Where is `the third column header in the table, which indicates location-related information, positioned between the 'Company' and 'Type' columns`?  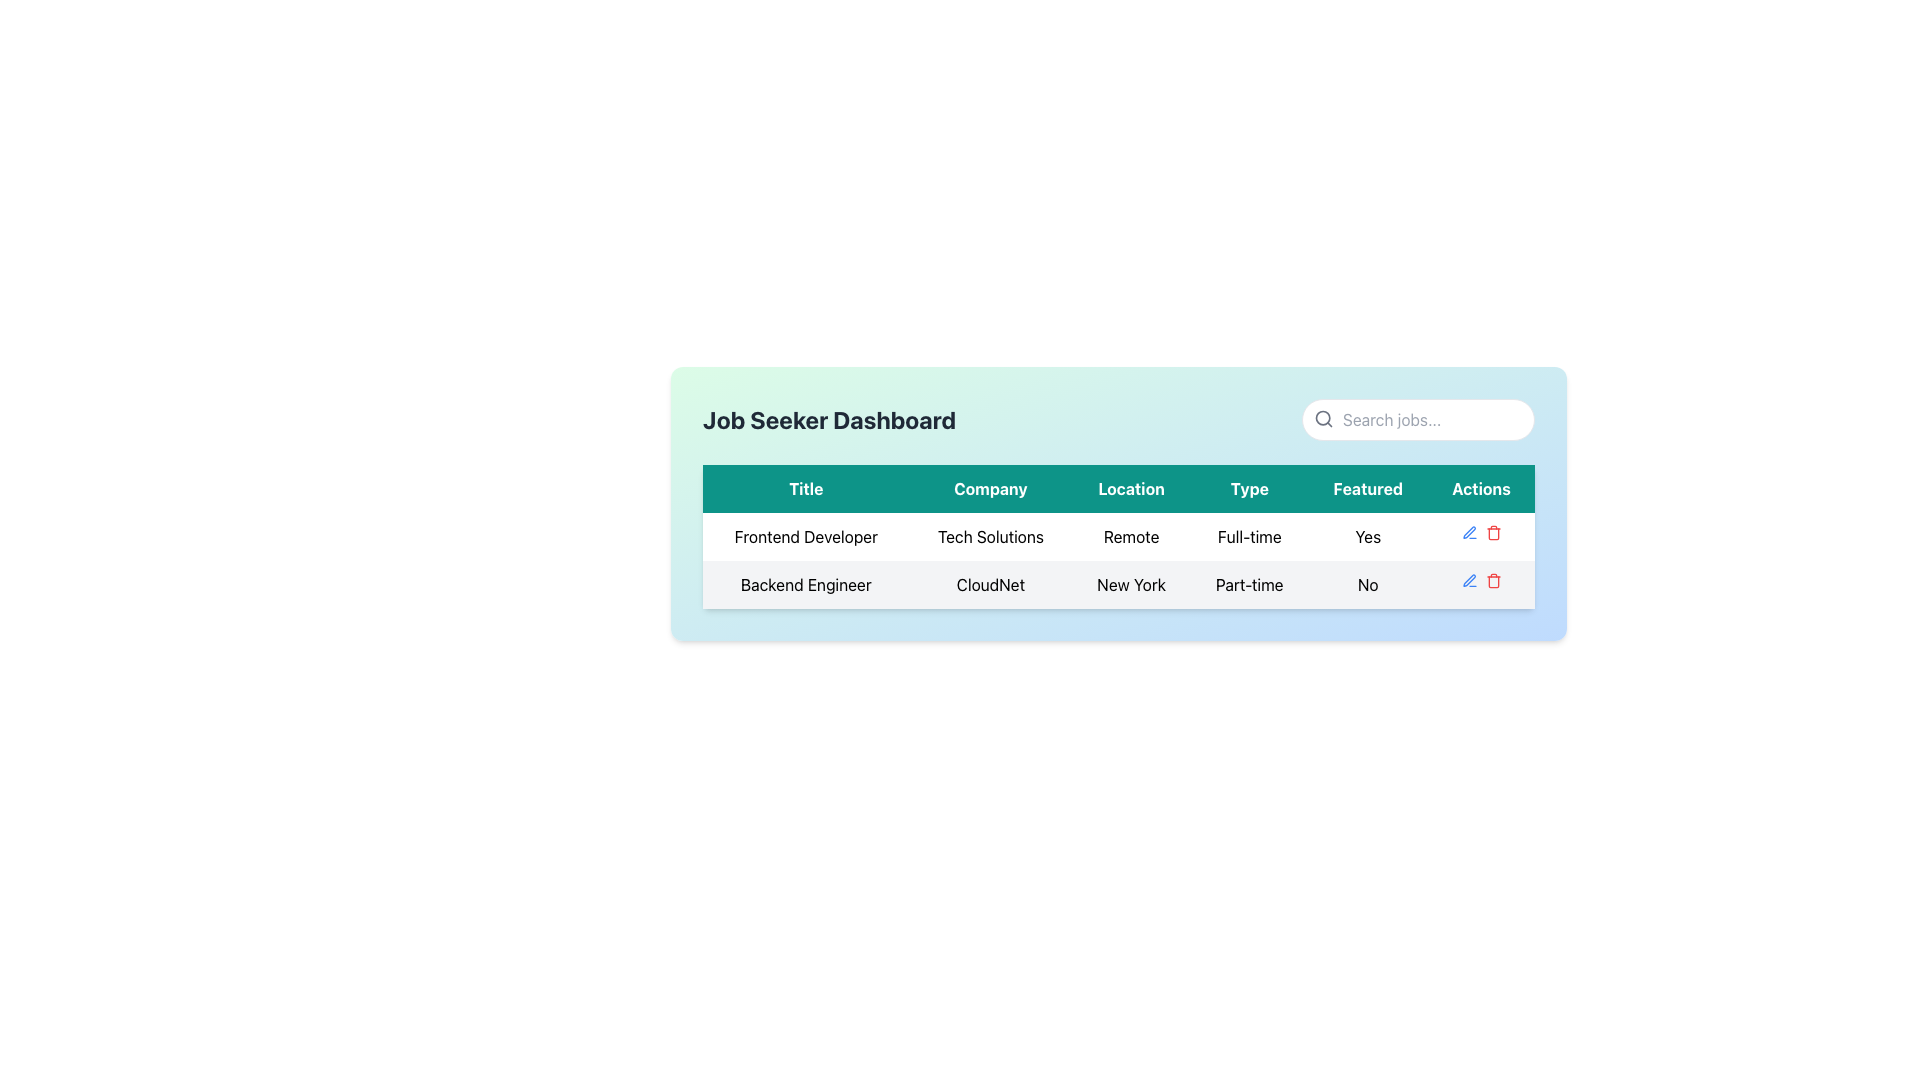 the third column header in the table, which indicates location-related information, positioned between the 'Company' and 'Type' columns is located at coordinates (1131, 489).